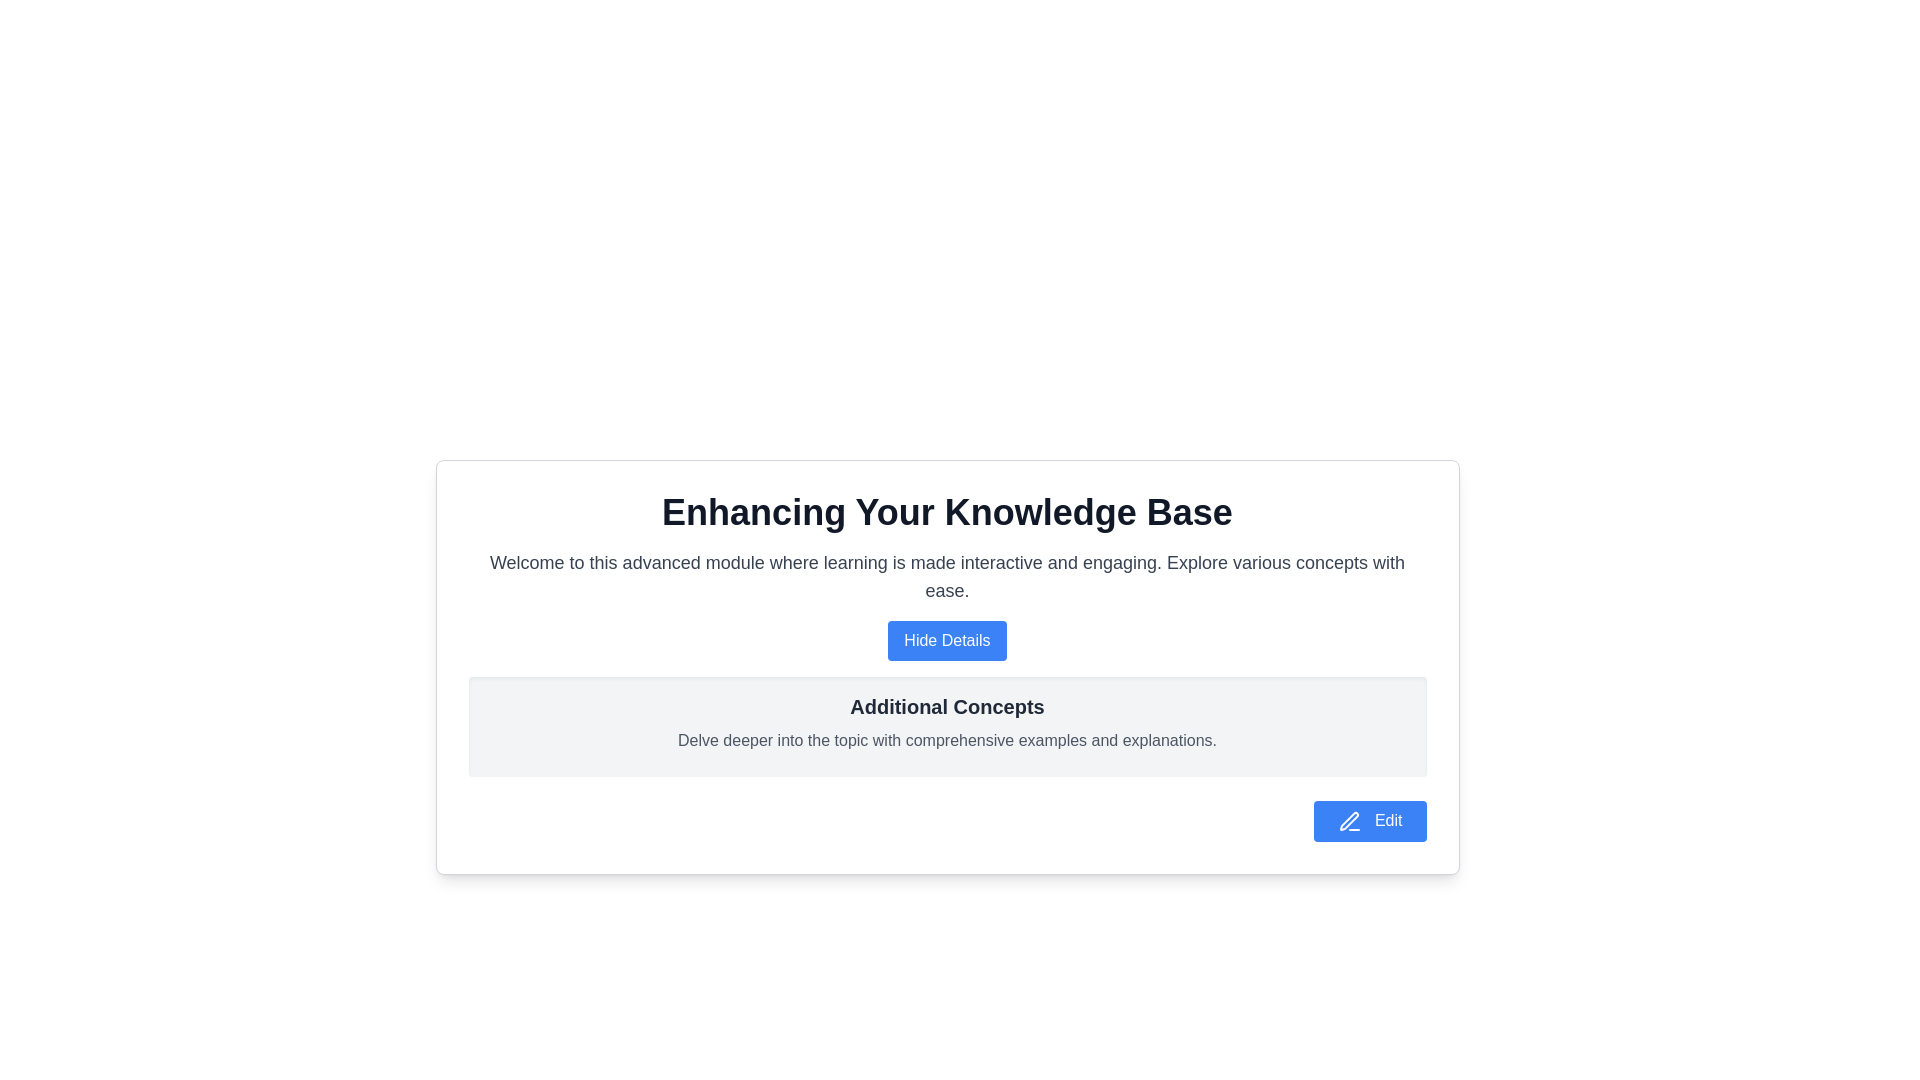  What do you see at coordinates (1349, 821) in the screenshot?
I see `the edit icon located in the bottom-right corner of the white card` at bounding box center [1349, 821].